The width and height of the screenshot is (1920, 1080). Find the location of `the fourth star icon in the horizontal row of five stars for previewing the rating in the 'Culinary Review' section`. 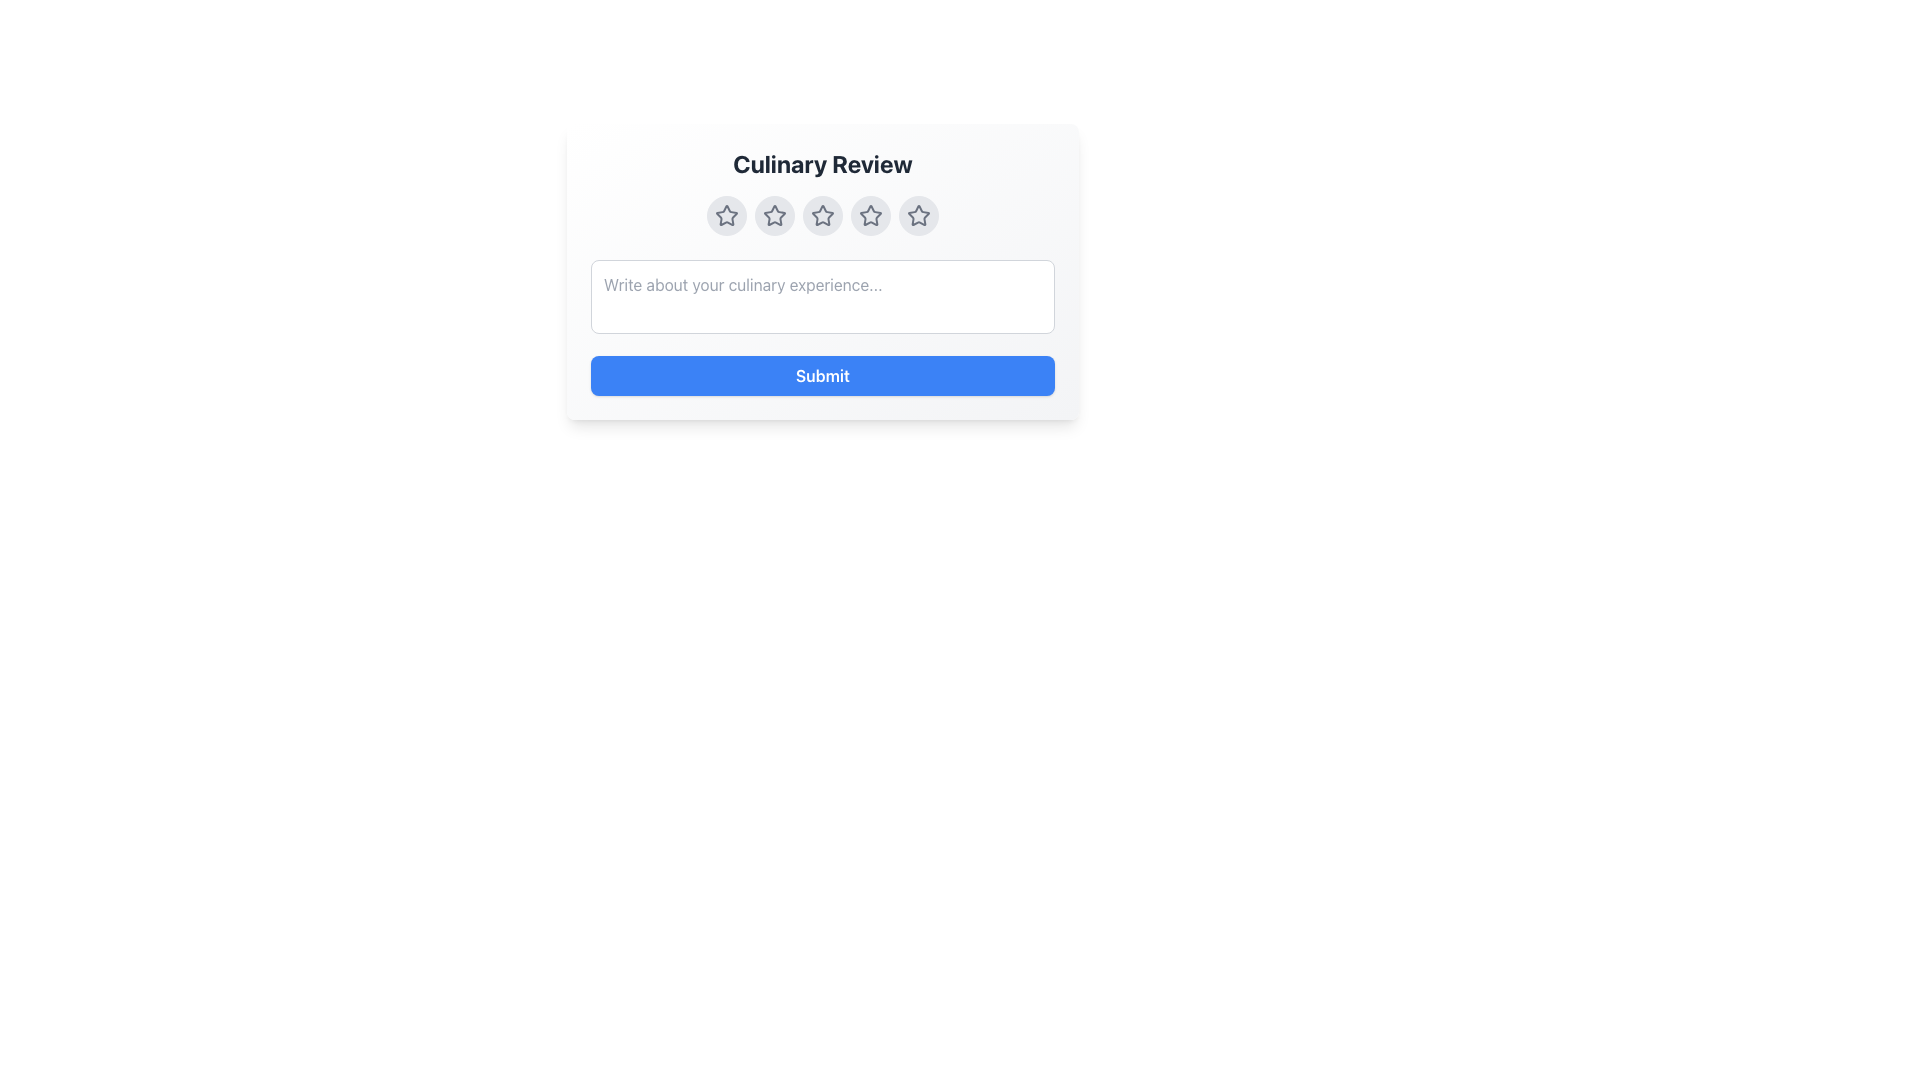

the fourth star icon in the horizontal row of five stars for previewing the rating in the 'Culinary Review' section is located at coordinates (870, 215).